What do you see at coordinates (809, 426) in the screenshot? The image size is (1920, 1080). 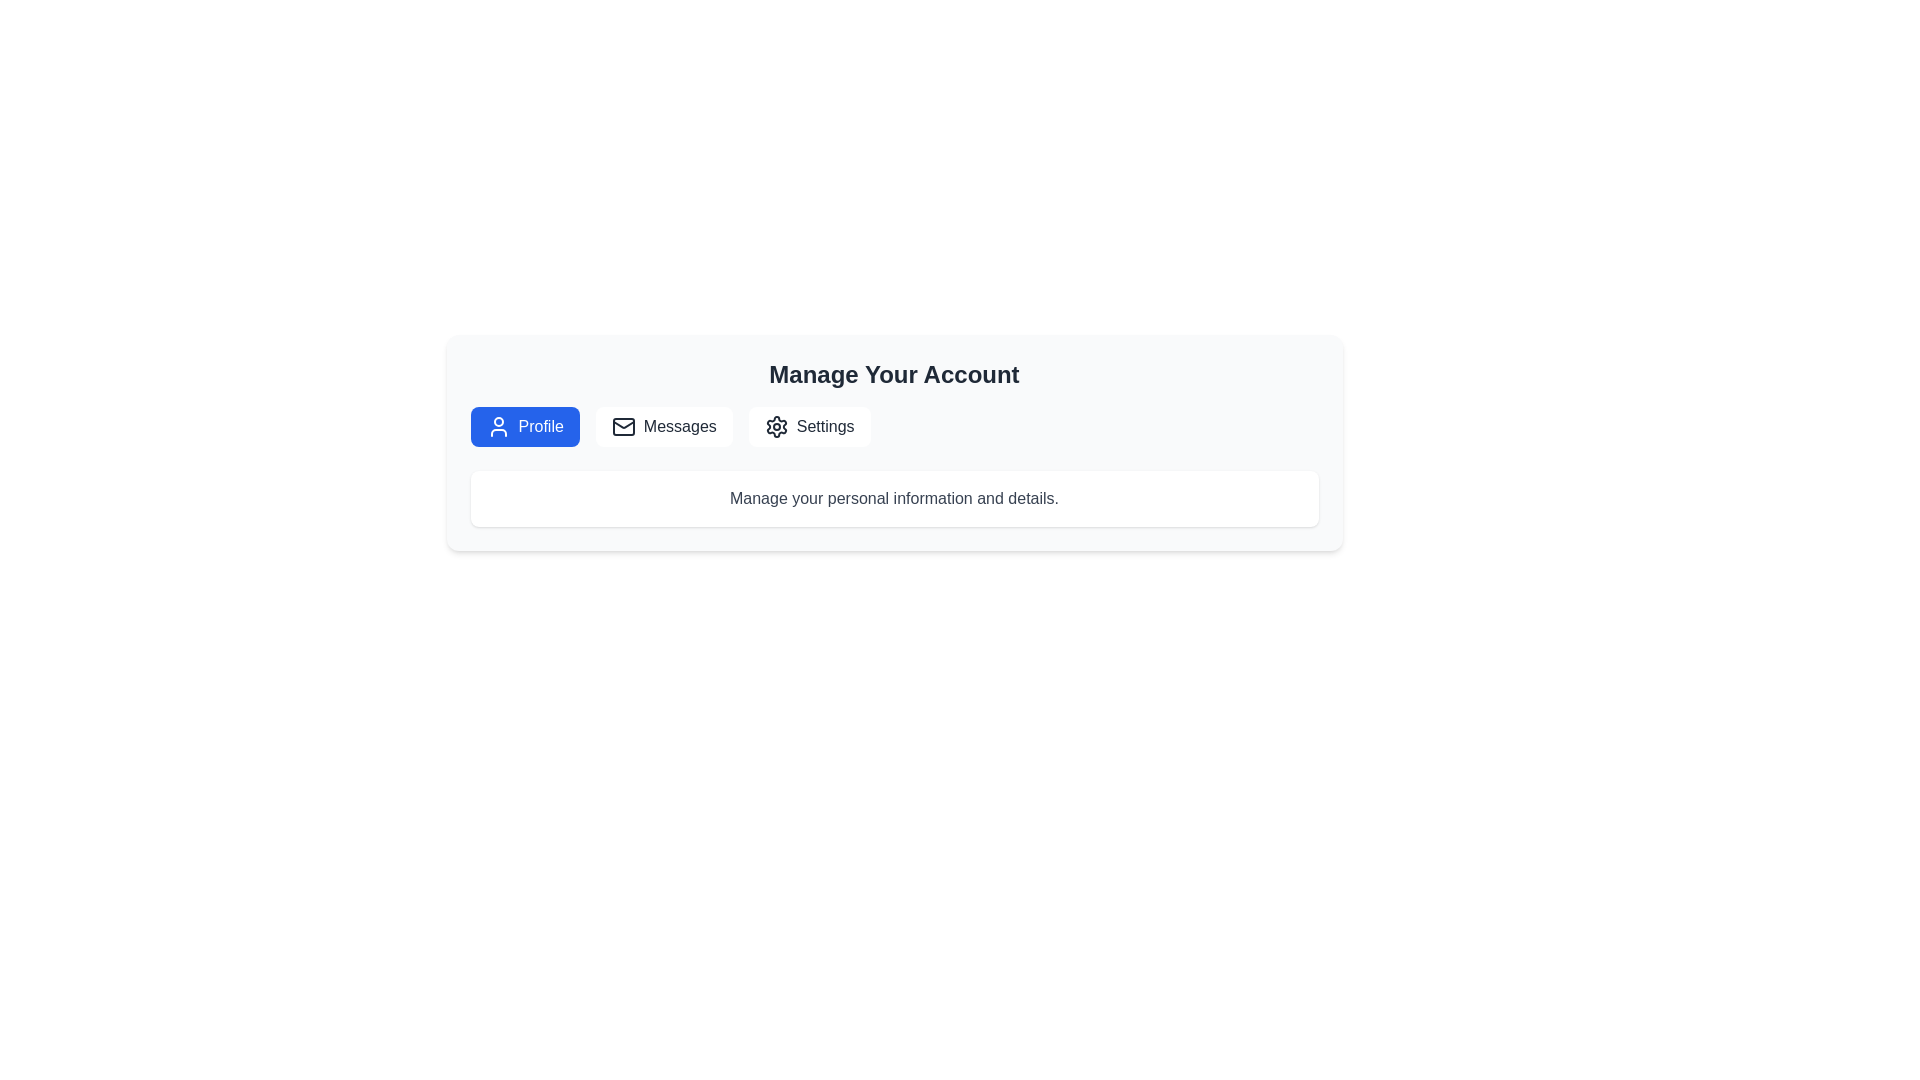 I see `the 'Settings' button with a gear icon` at bounding box center [809, 426].